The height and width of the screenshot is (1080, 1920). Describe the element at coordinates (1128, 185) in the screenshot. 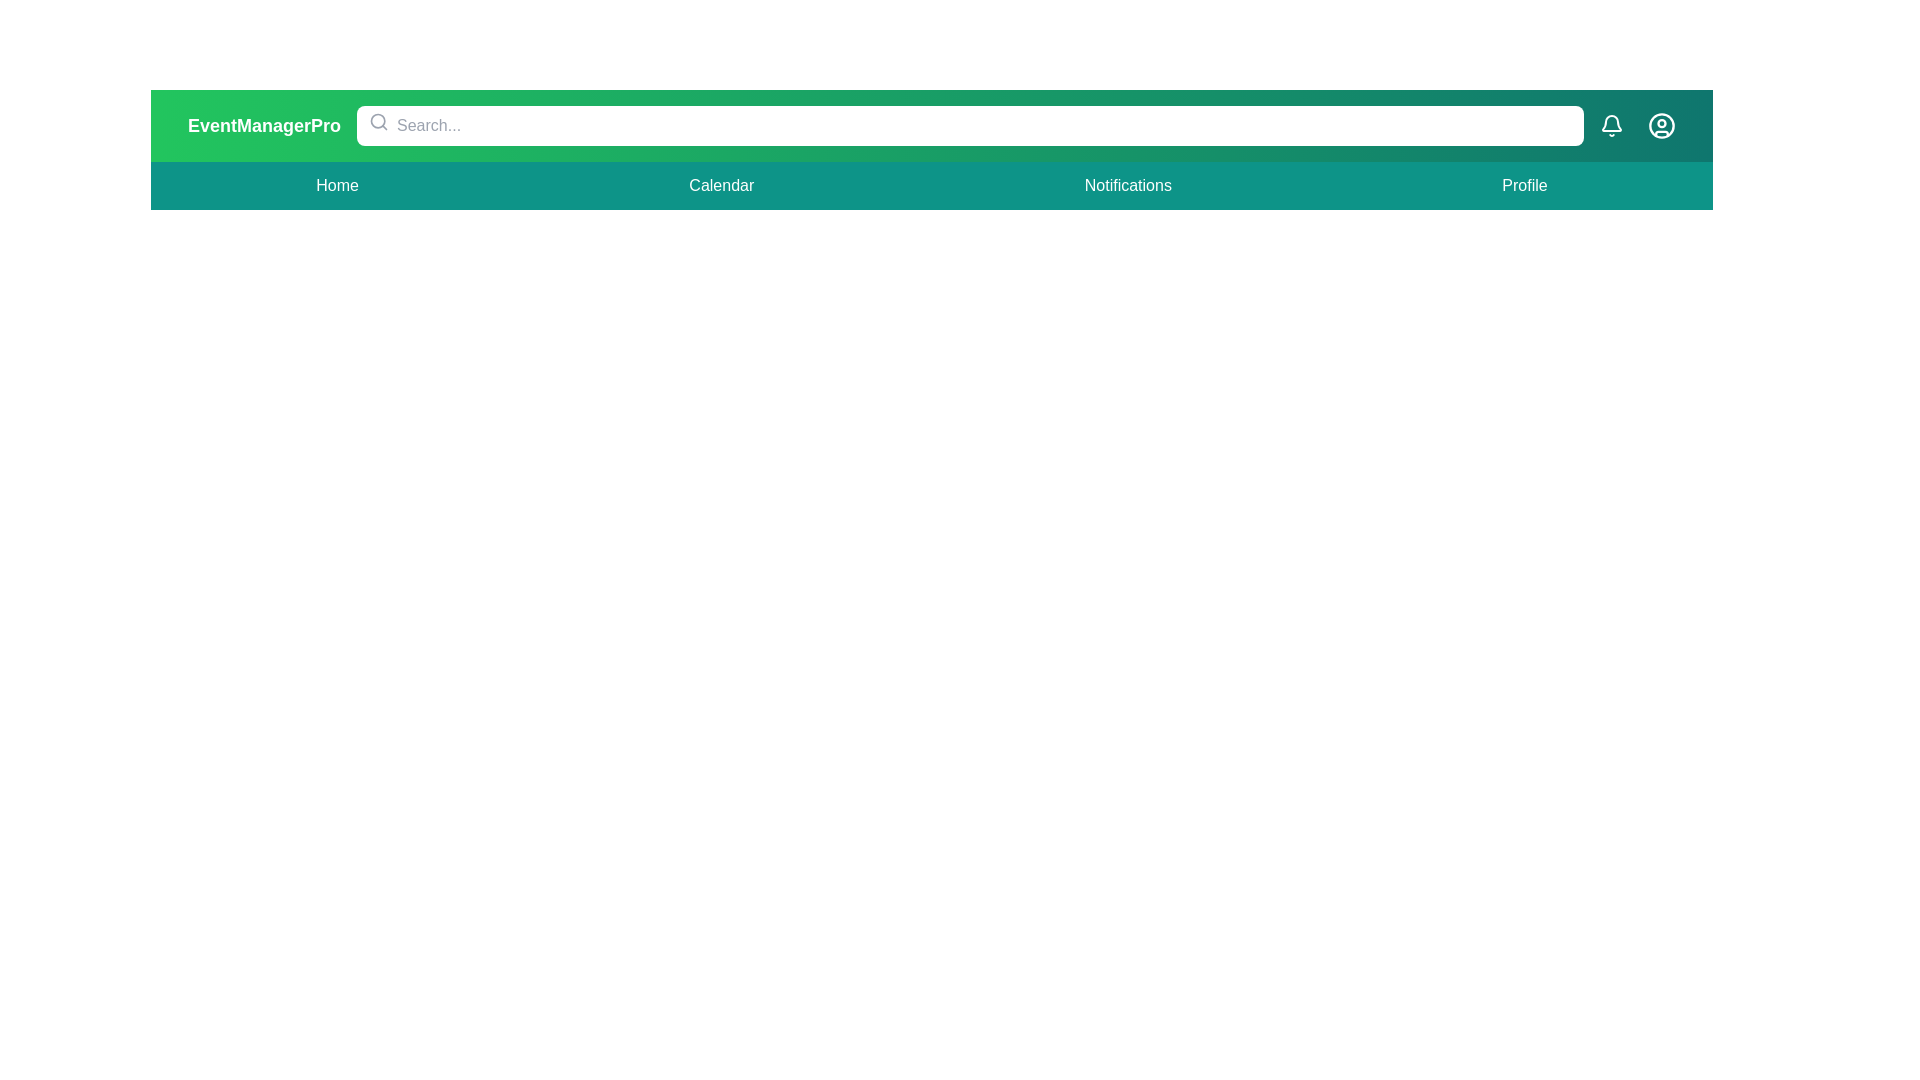

I see `the menu item Notifications from the navigation bar` at that location.